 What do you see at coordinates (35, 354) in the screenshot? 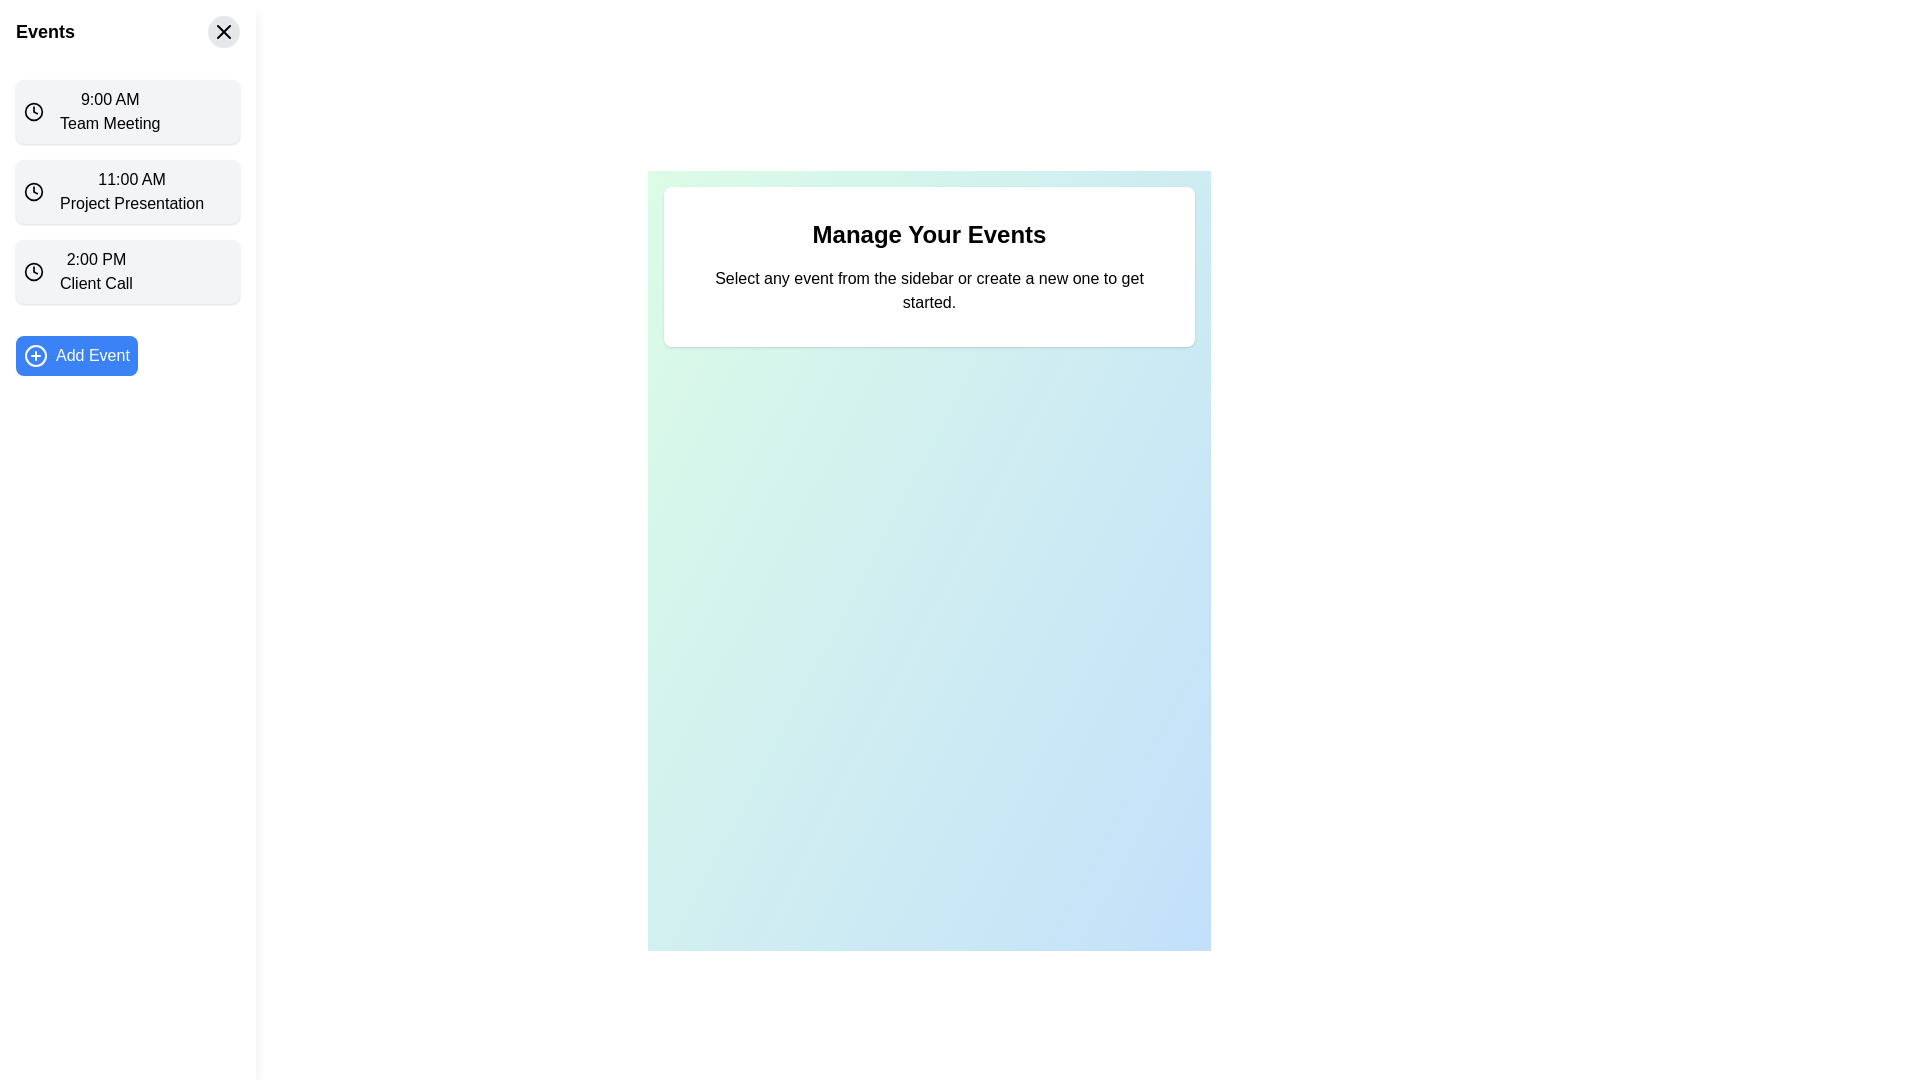
I see `the SVG Circle that is part of an icon on the left side of the interface, next to the 'Add Event' button` at bounding box center [35, 354].